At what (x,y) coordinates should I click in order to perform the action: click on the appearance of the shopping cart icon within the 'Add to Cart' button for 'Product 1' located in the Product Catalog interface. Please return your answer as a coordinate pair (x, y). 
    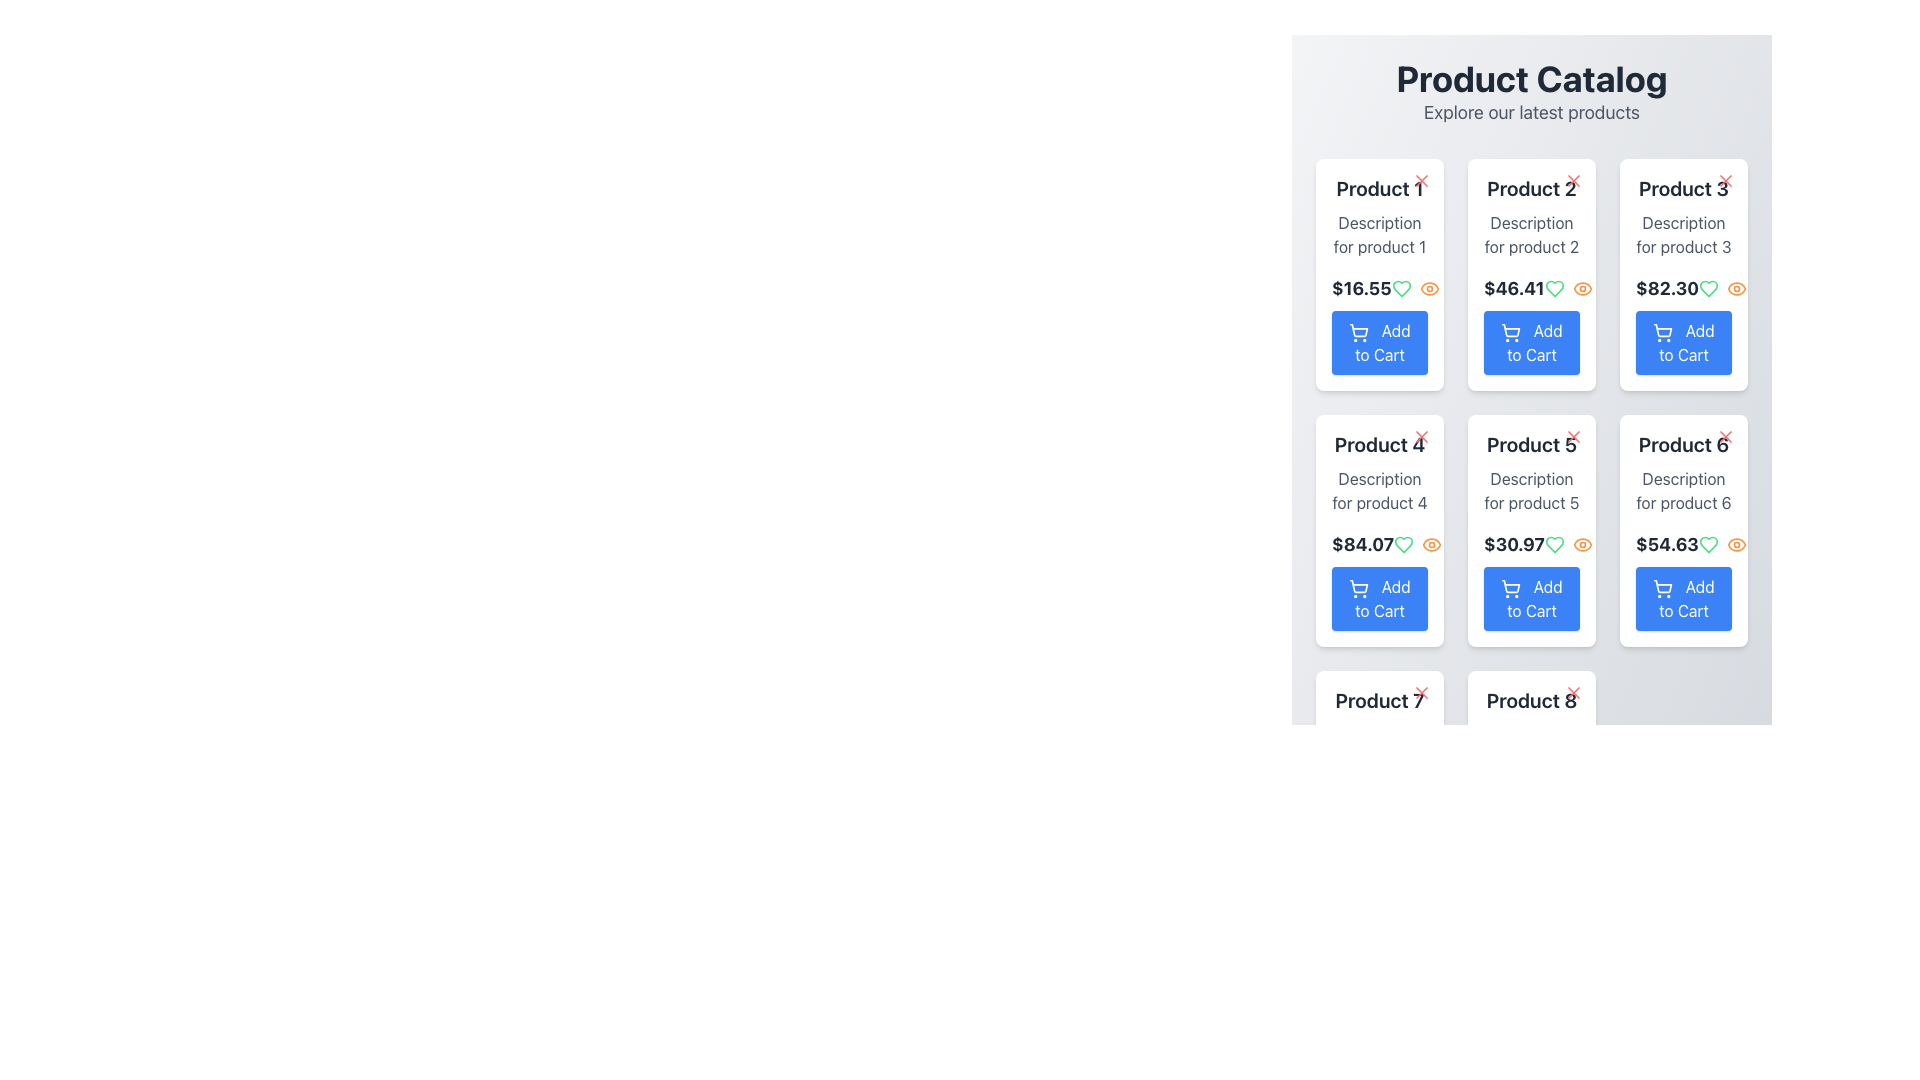
    Looking at the image, I should click on (1359, 329).